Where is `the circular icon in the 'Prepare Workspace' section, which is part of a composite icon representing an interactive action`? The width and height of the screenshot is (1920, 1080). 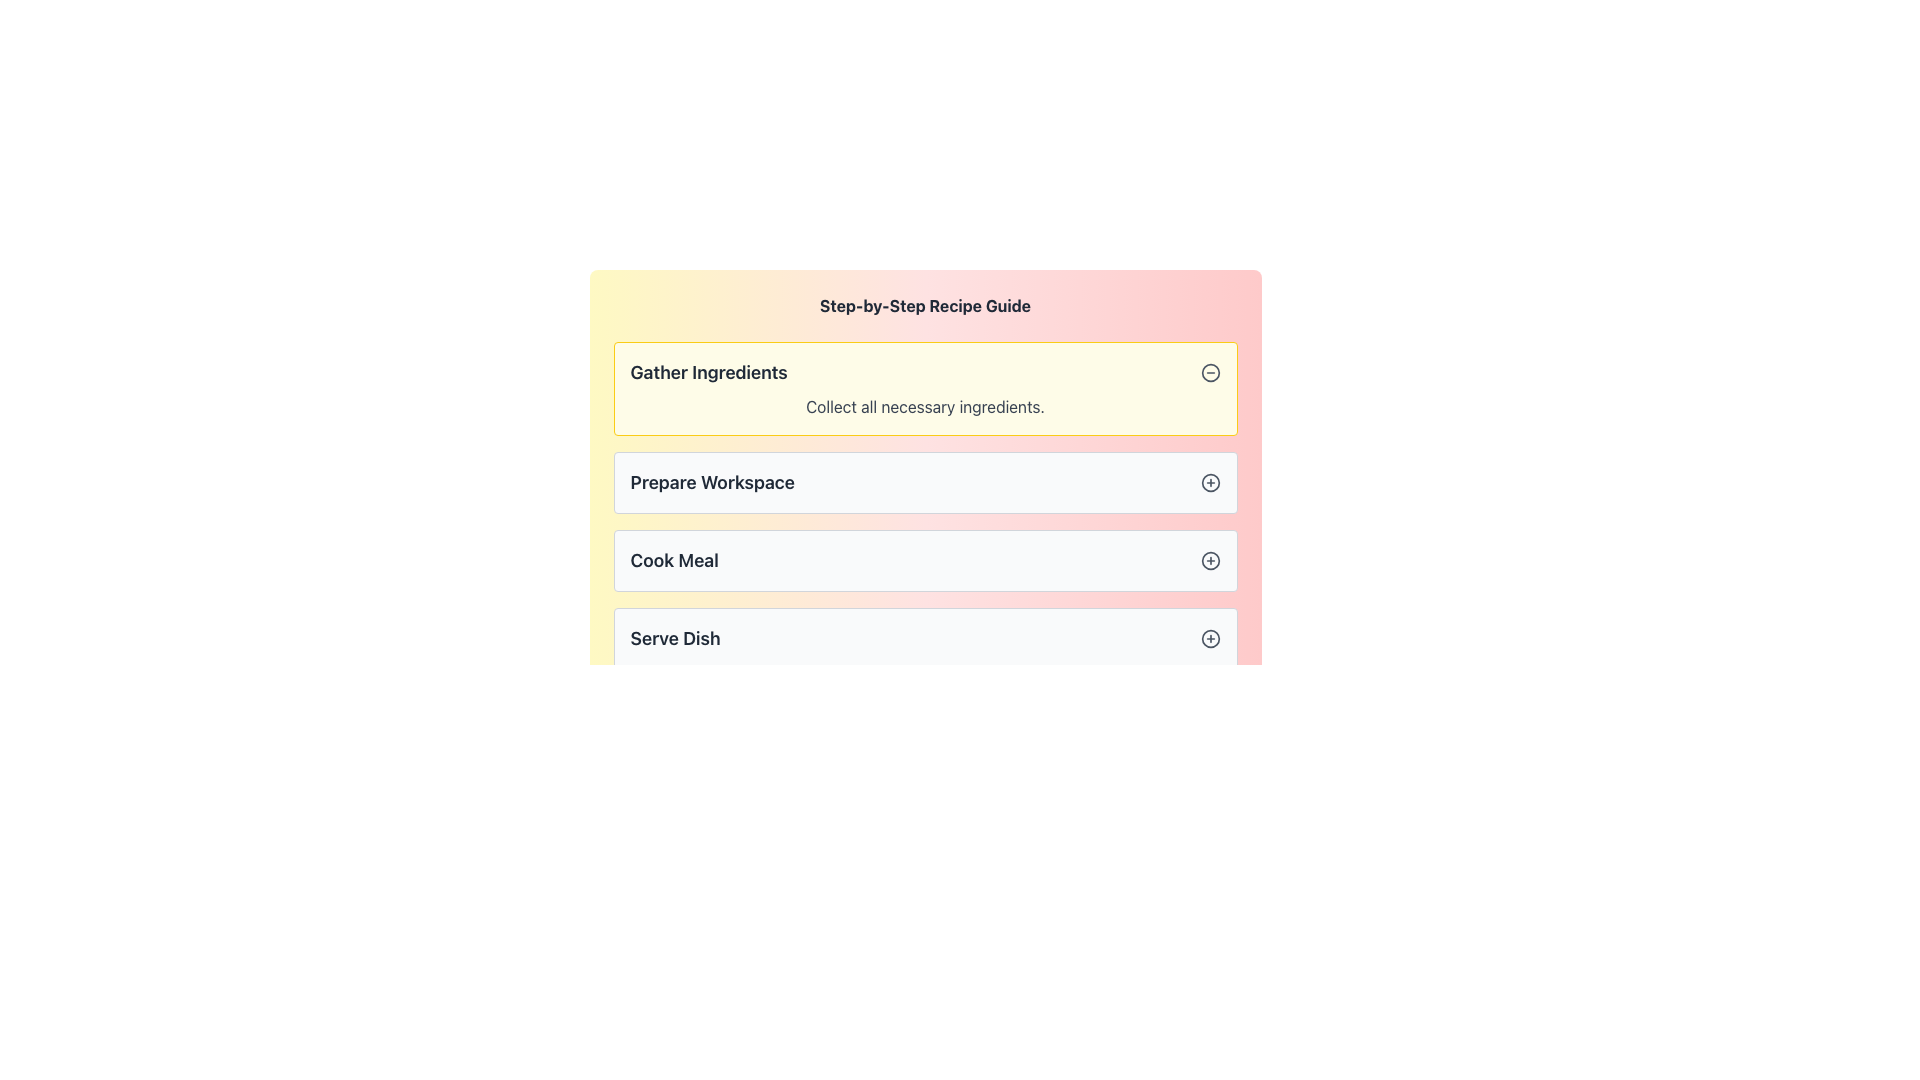 the circular icon in the 'Prepare Workspace' section, which is part of a composite icon representing an interactive action is located at coordinates (1209, 482).